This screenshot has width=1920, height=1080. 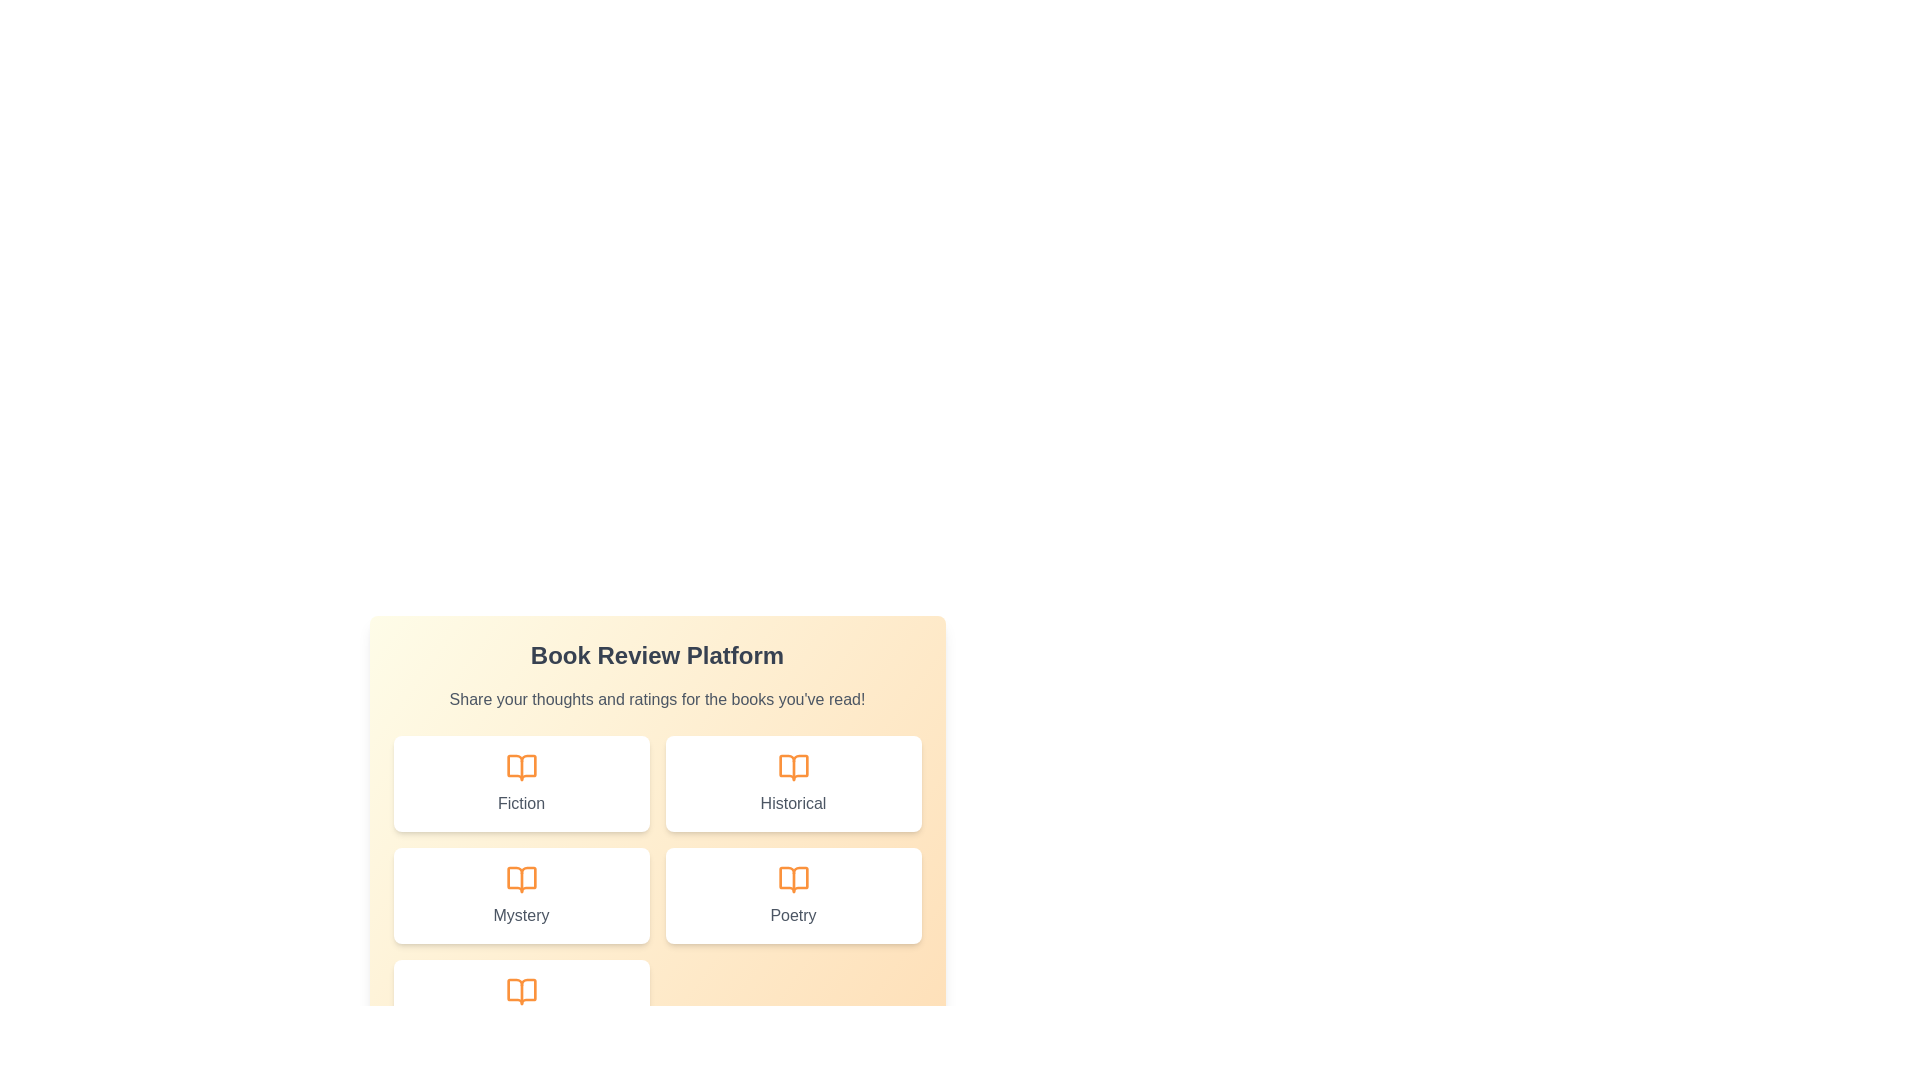 I want to click on text label 'Mystery' located in the bottom-left tile of the genre categorization section, styled with medium font weight and gray color, so click(x=521, y=915).